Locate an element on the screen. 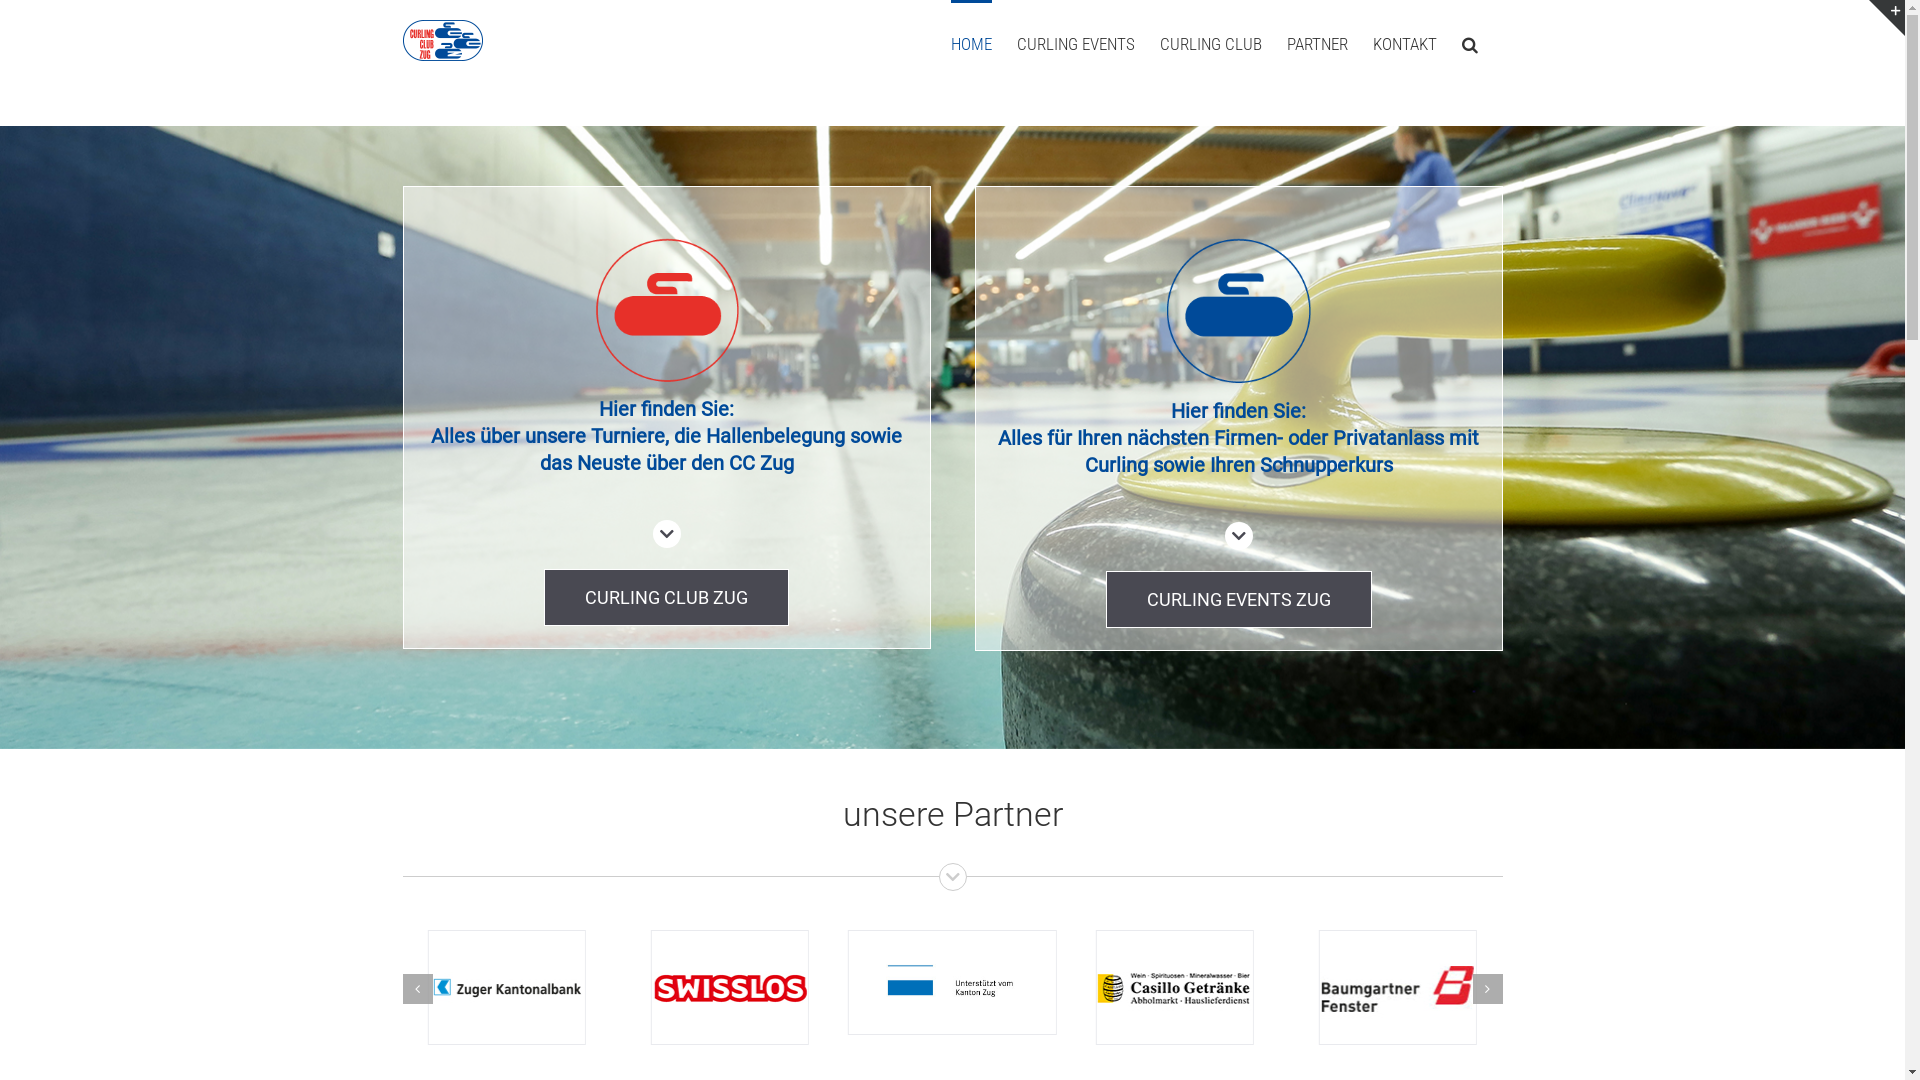 This screenshot has height=1080, width=1920. 'PARTNER' is located at coordinates (1316, 42).